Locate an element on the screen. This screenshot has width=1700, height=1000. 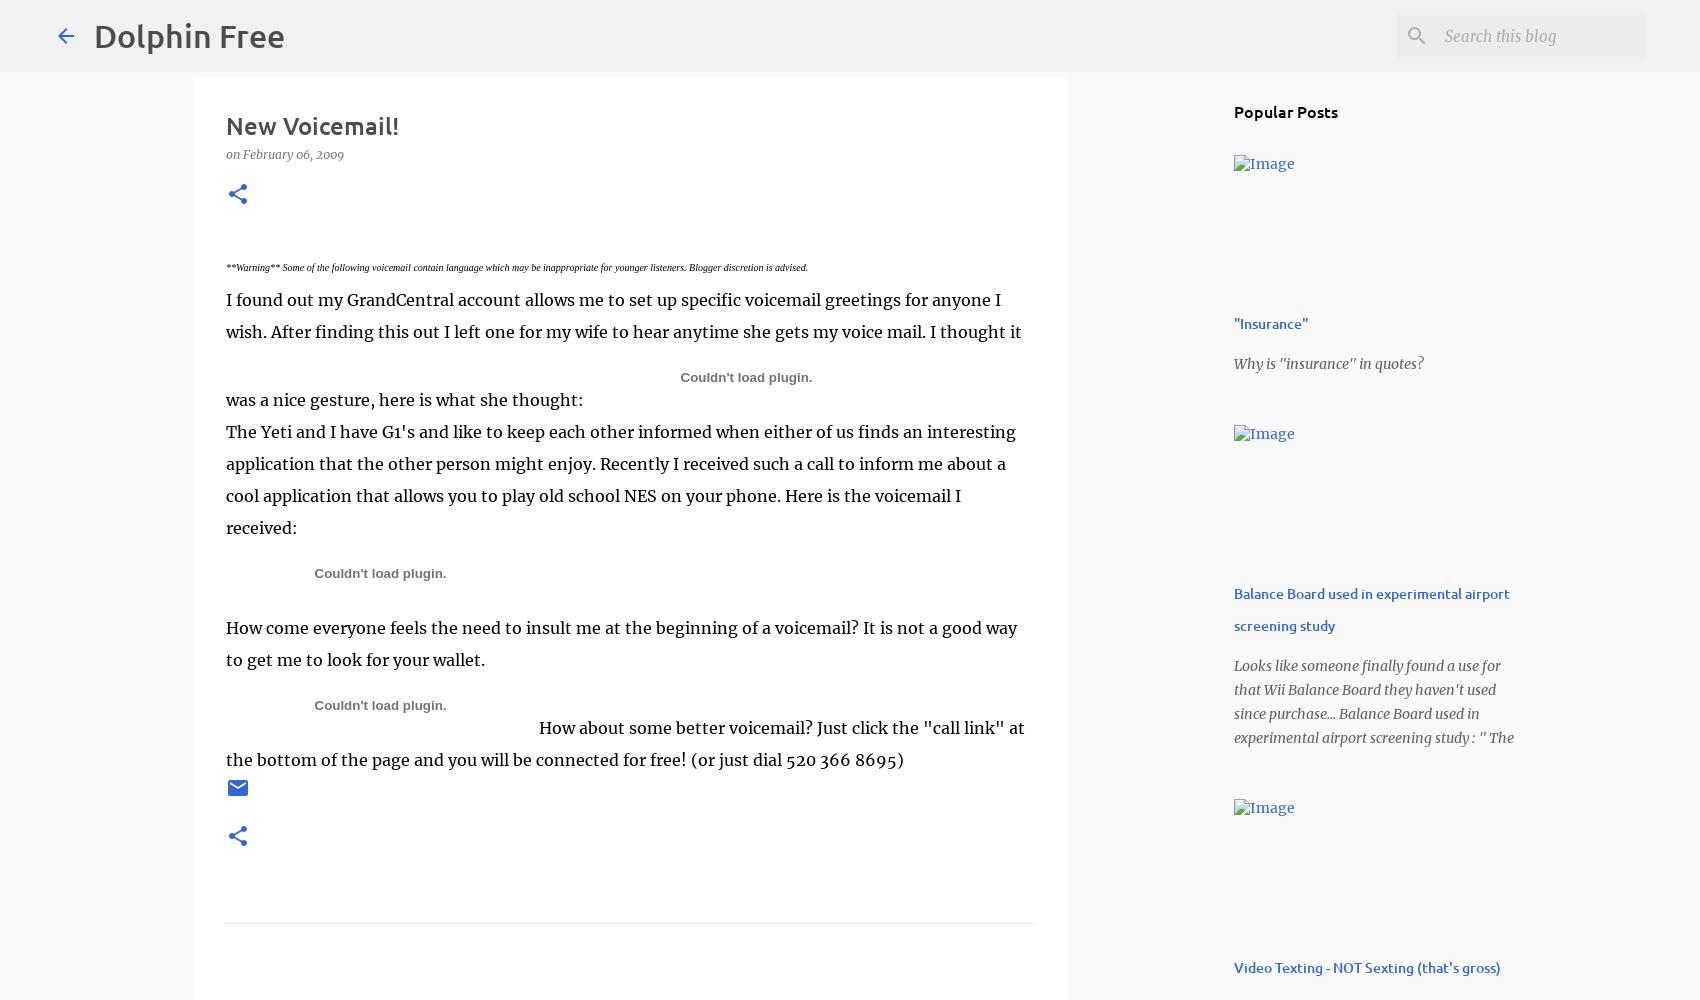
'February 06, 2009' is located at coordinates (293, 154).